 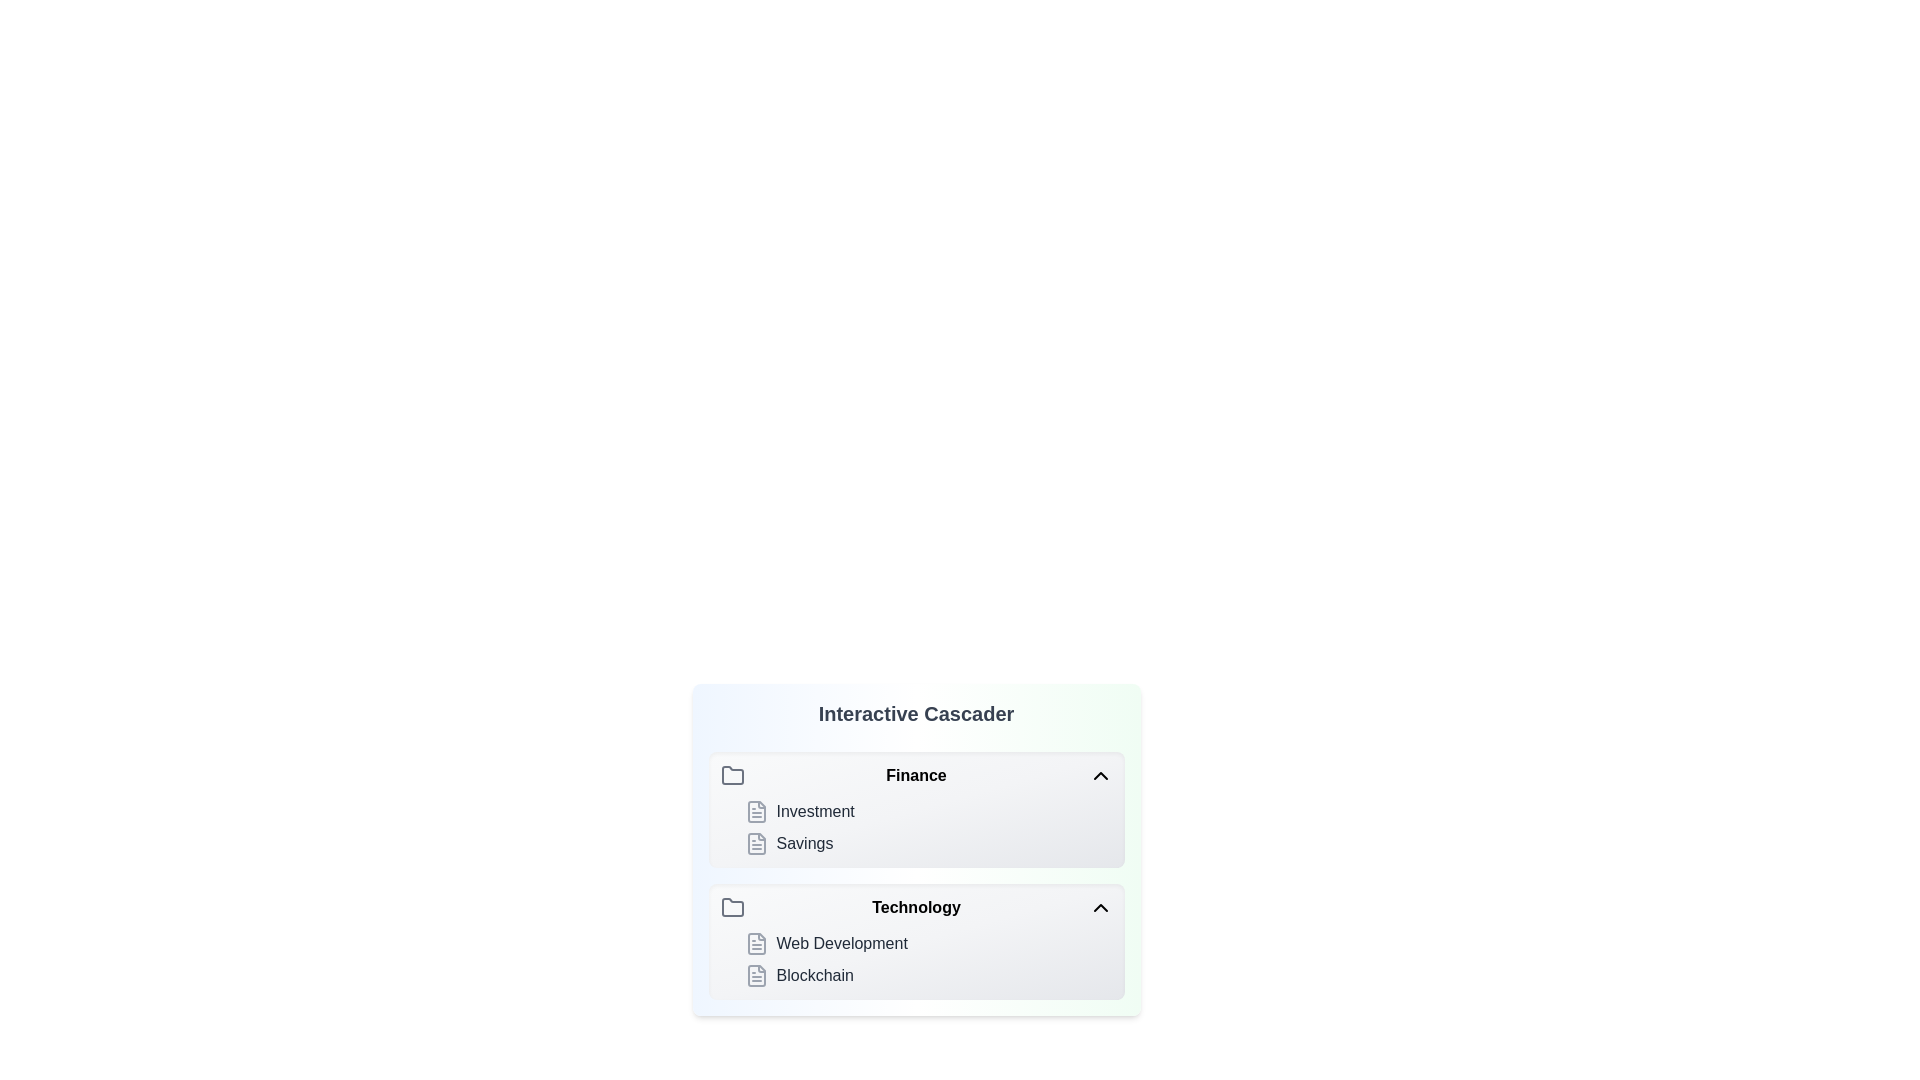 What do you see at coordinates (731, 774) in the screenshot?
I see `the folder icon with a minimalist outline and gray color located under the 'Interactive Cascader' heading in the 'Finance' category section` at bounding box center [731, 774].